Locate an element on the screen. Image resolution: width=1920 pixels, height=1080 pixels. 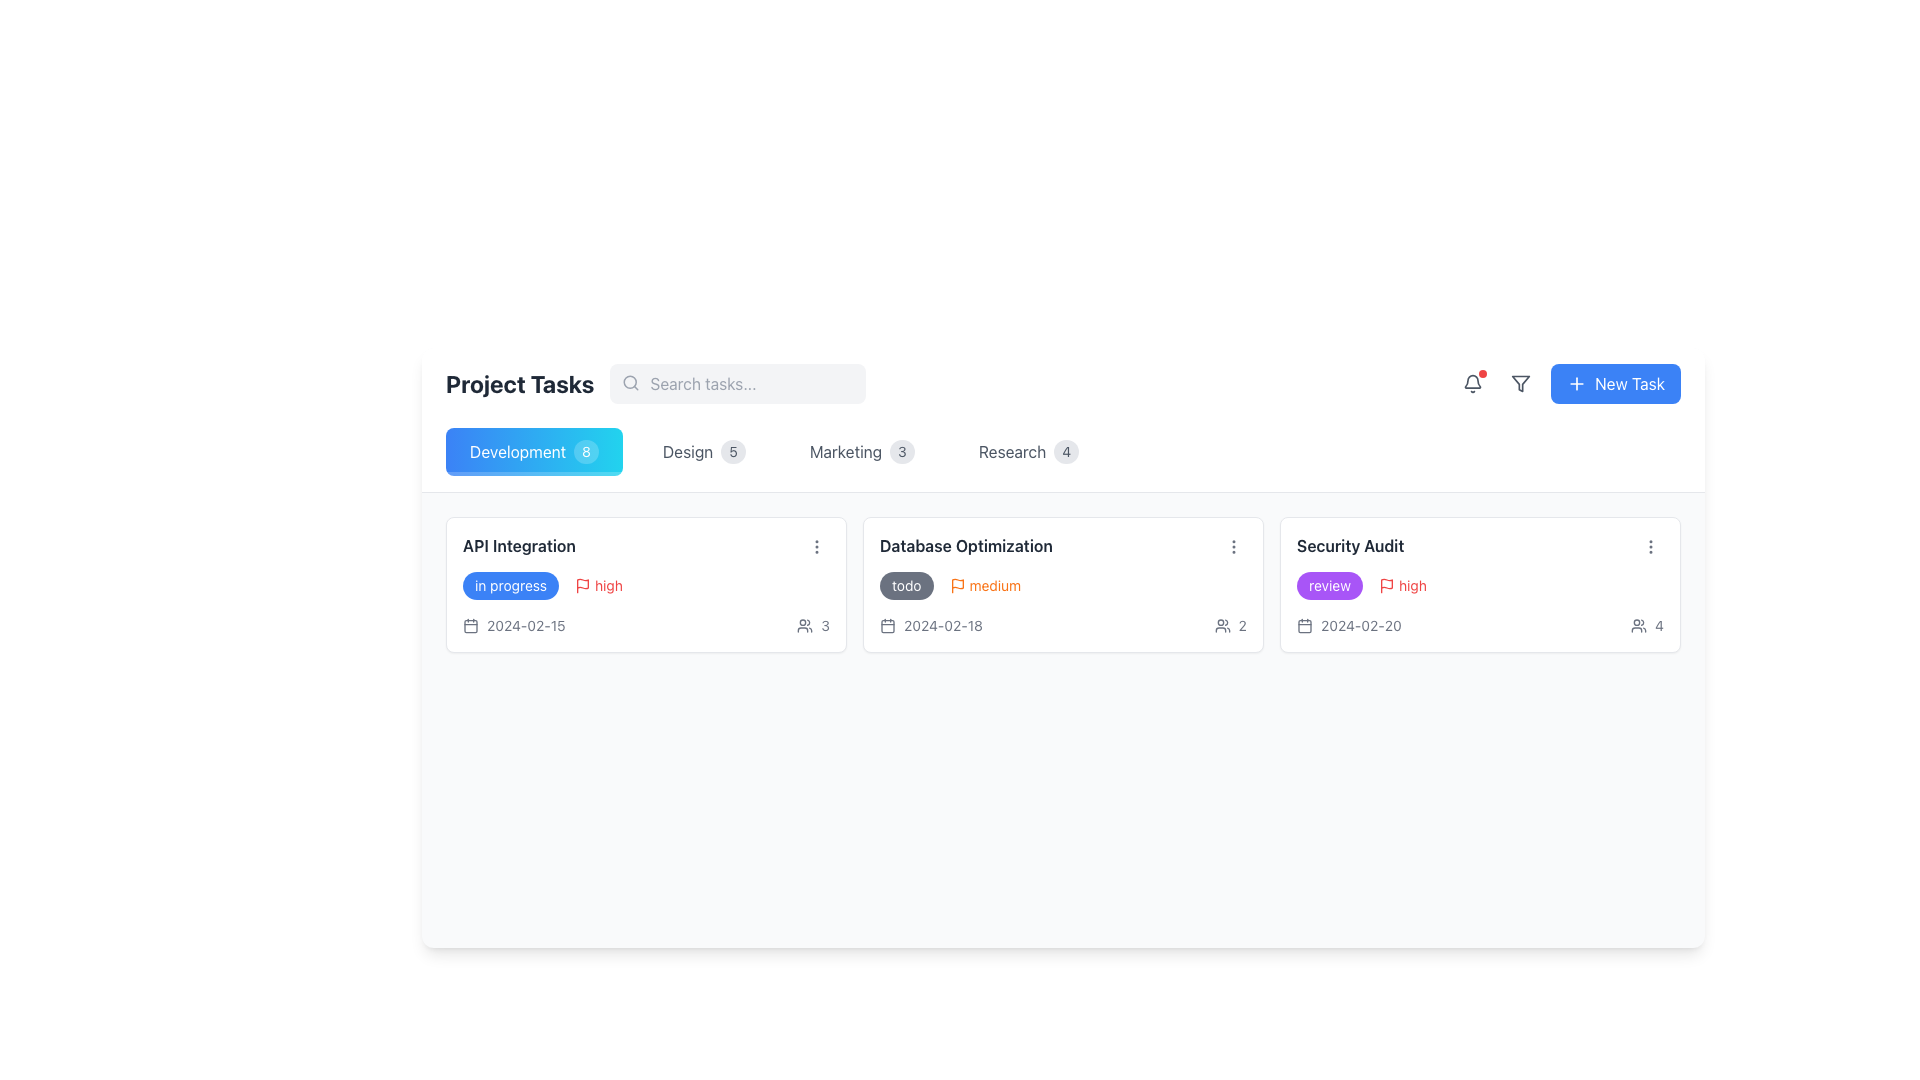
the count displayed on the Badge indicating the number associated with the 'Marketing' category, which is positioned to the right of the 'Marketing' text is located at coordinates (901, 451).